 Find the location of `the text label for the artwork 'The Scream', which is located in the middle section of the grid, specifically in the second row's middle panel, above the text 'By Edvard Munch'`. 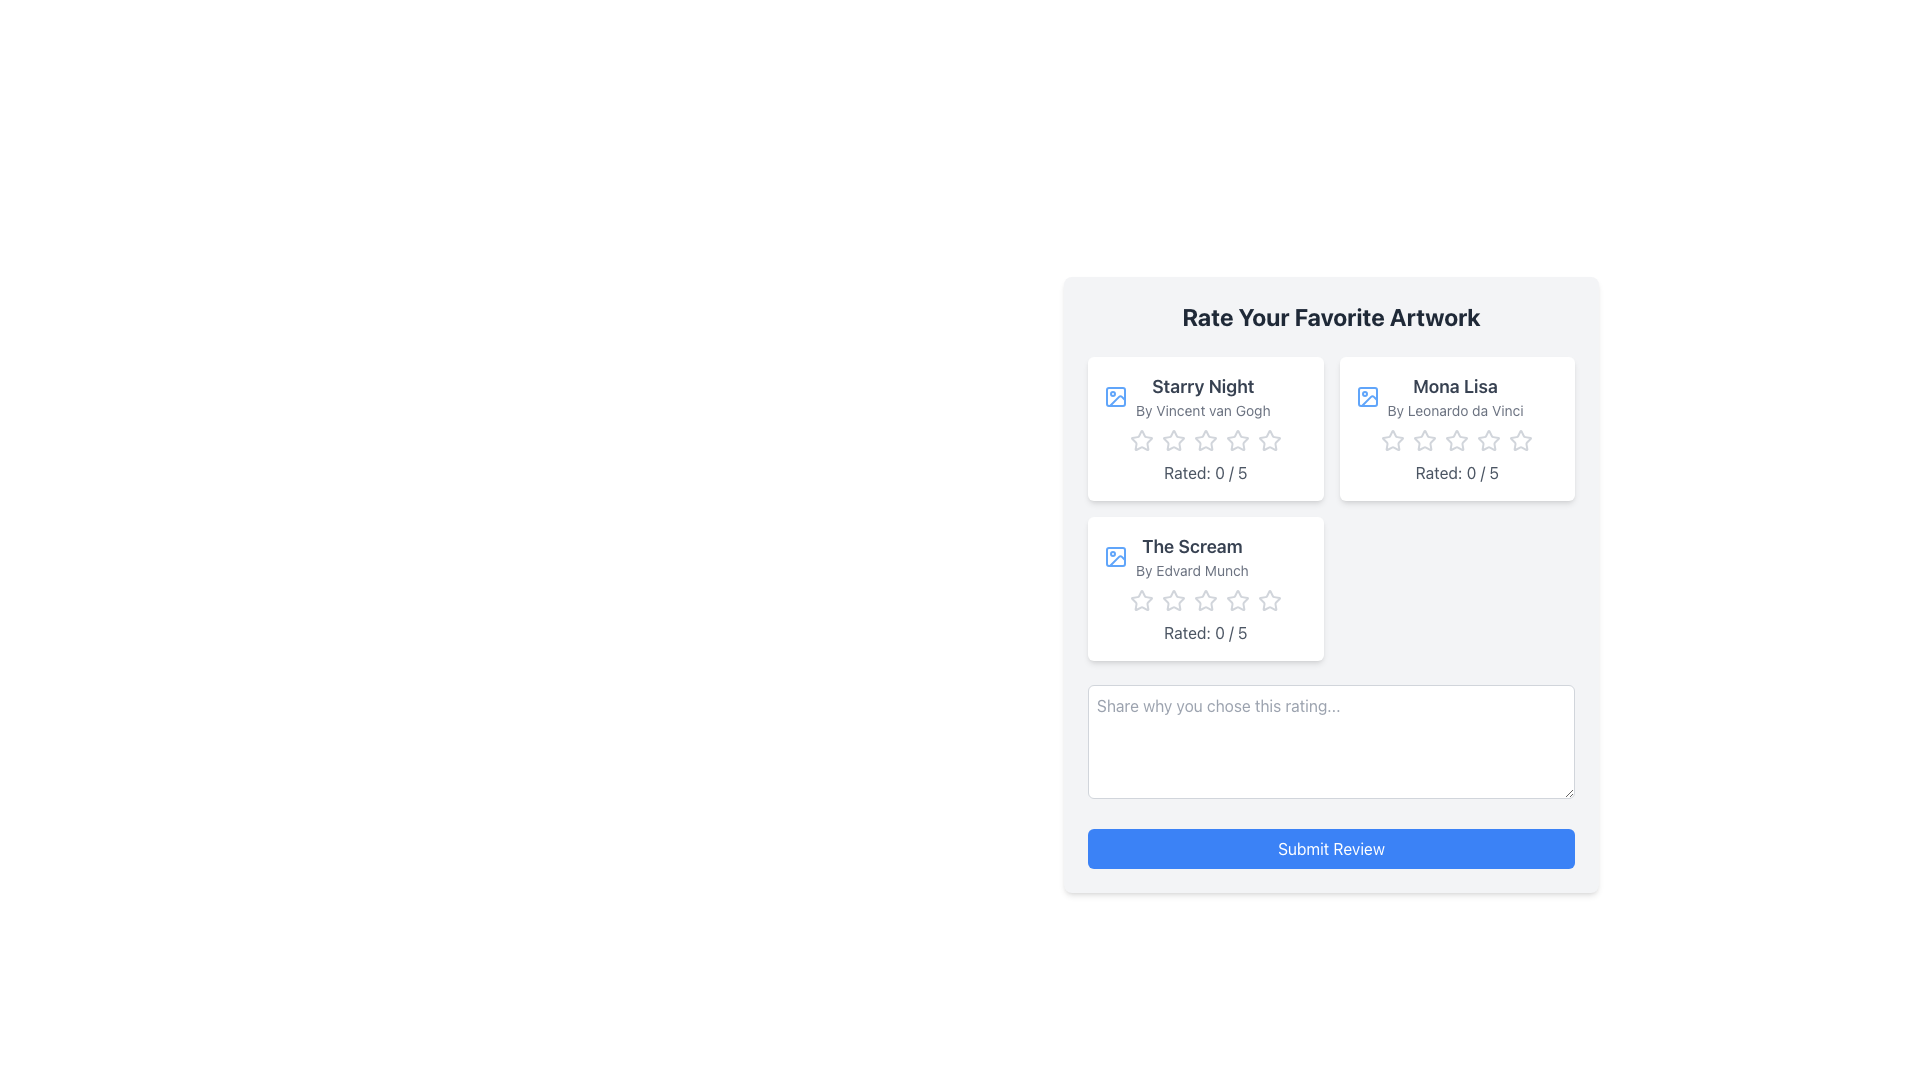

the text label for the artwork 'The Scream', which is located in the middle section of the grid, specifically in the second row's middle panel, above the text 'By Edvard Munch' is located at coordinates (1192, 547).